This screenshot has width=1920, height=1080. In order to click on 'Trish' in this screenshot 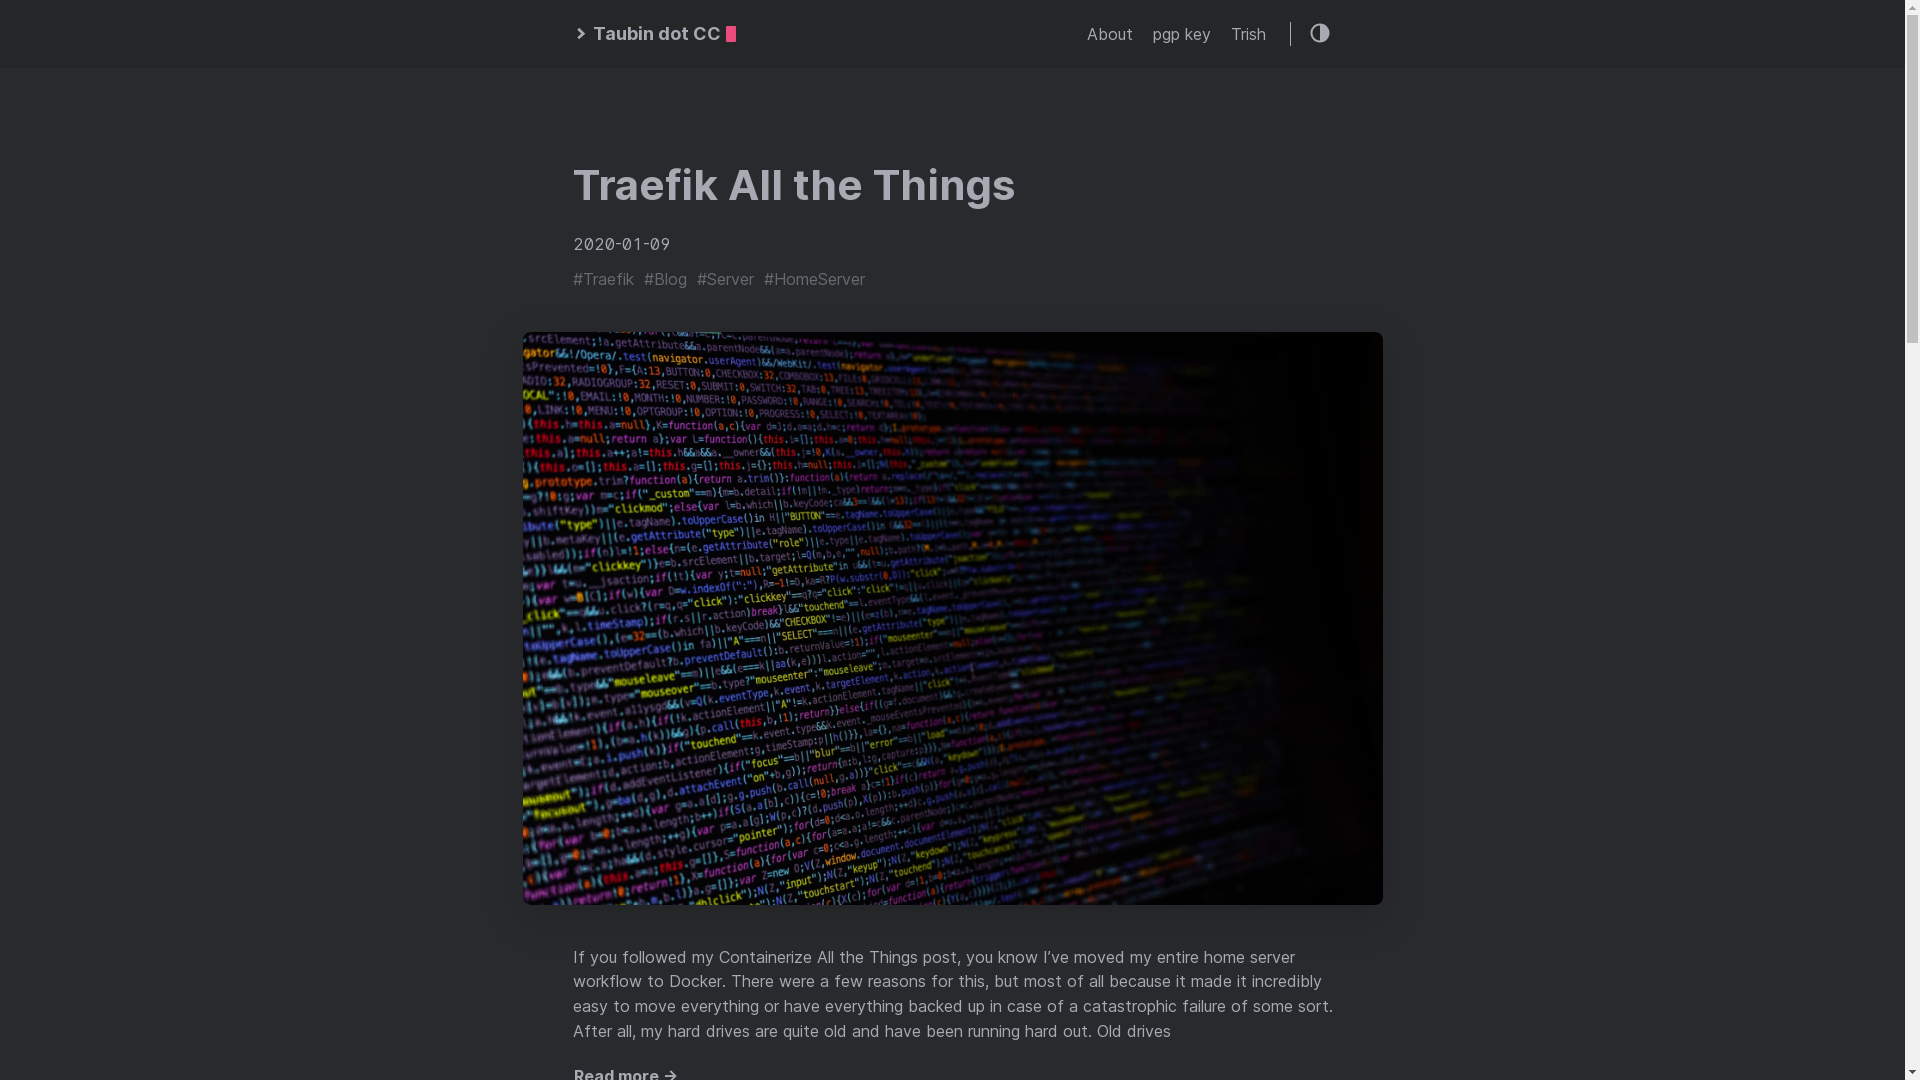, I will do `click(1246, 34)`.